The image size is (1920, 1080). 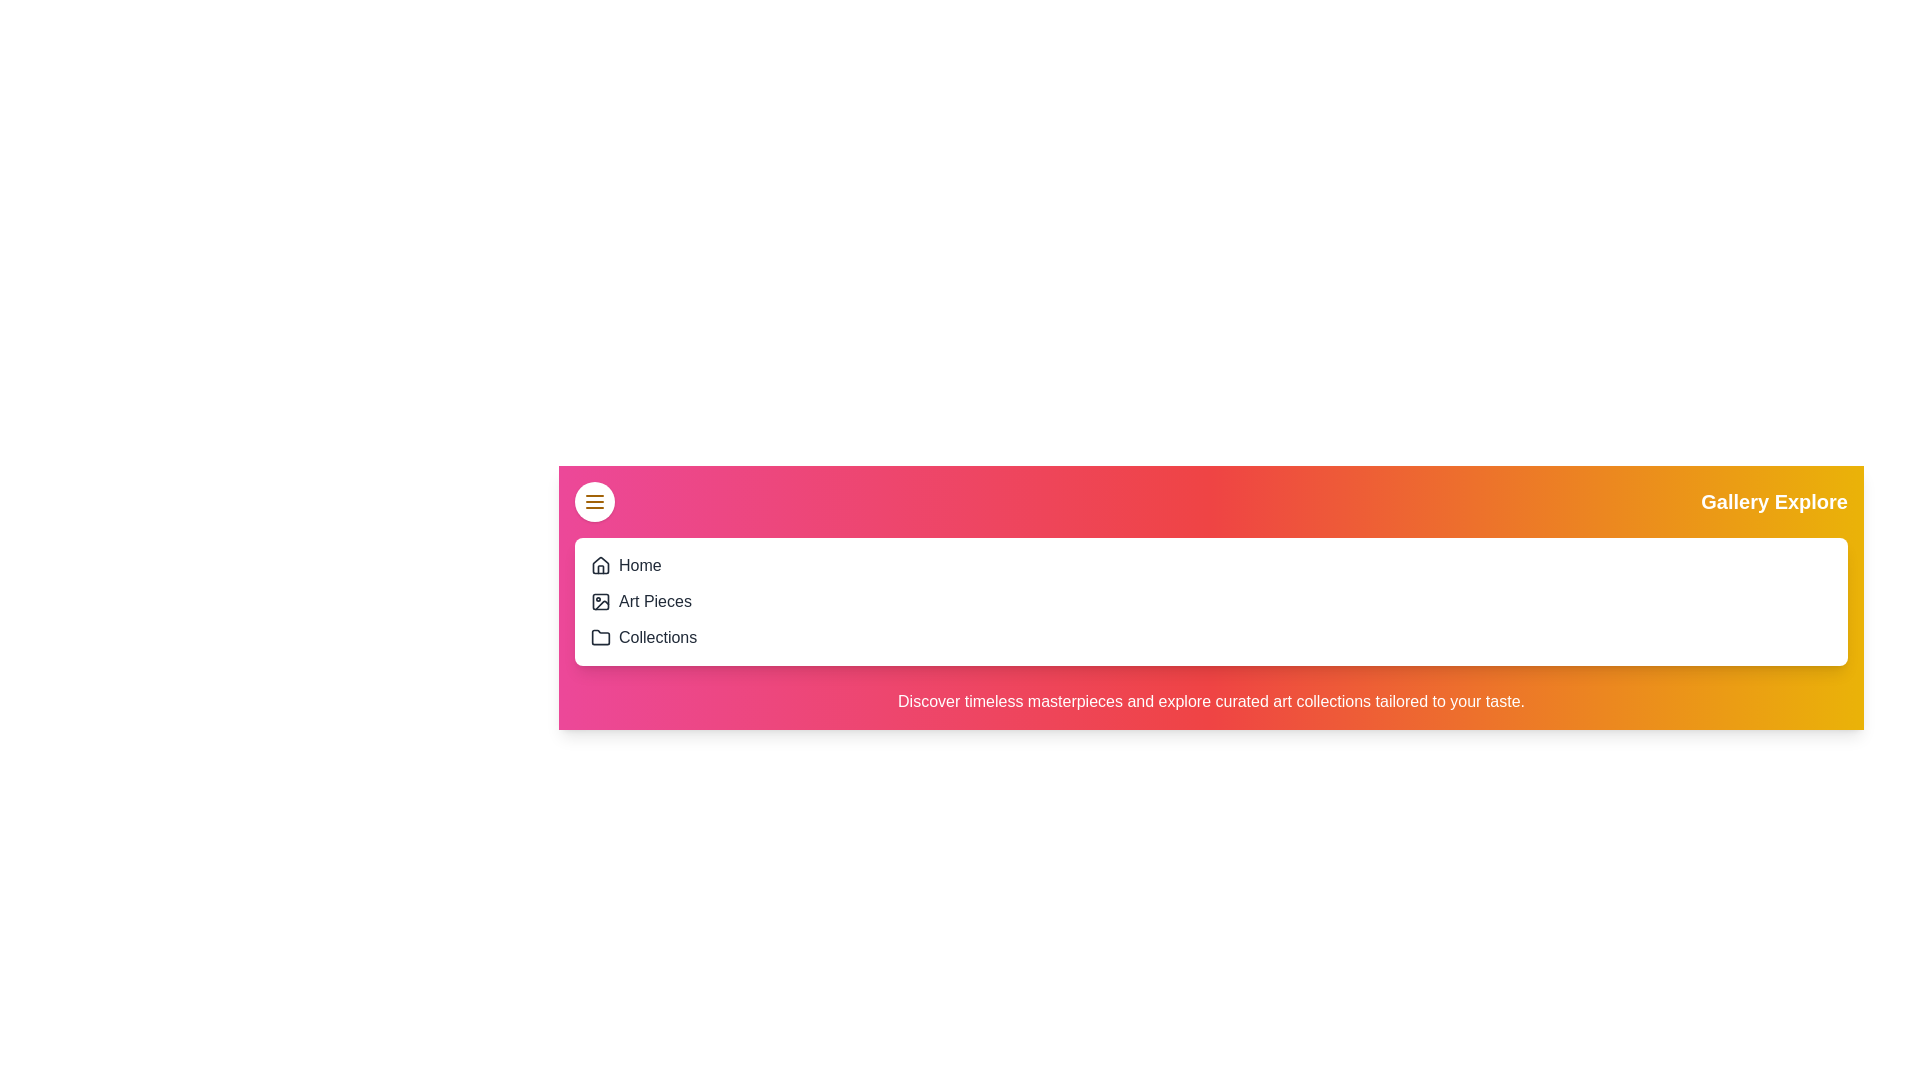 What do you see at coordinates (654, 600) in the screenshot?
I see `the 'Art Pieces' option in the menu` at bounding box center [654, 600].